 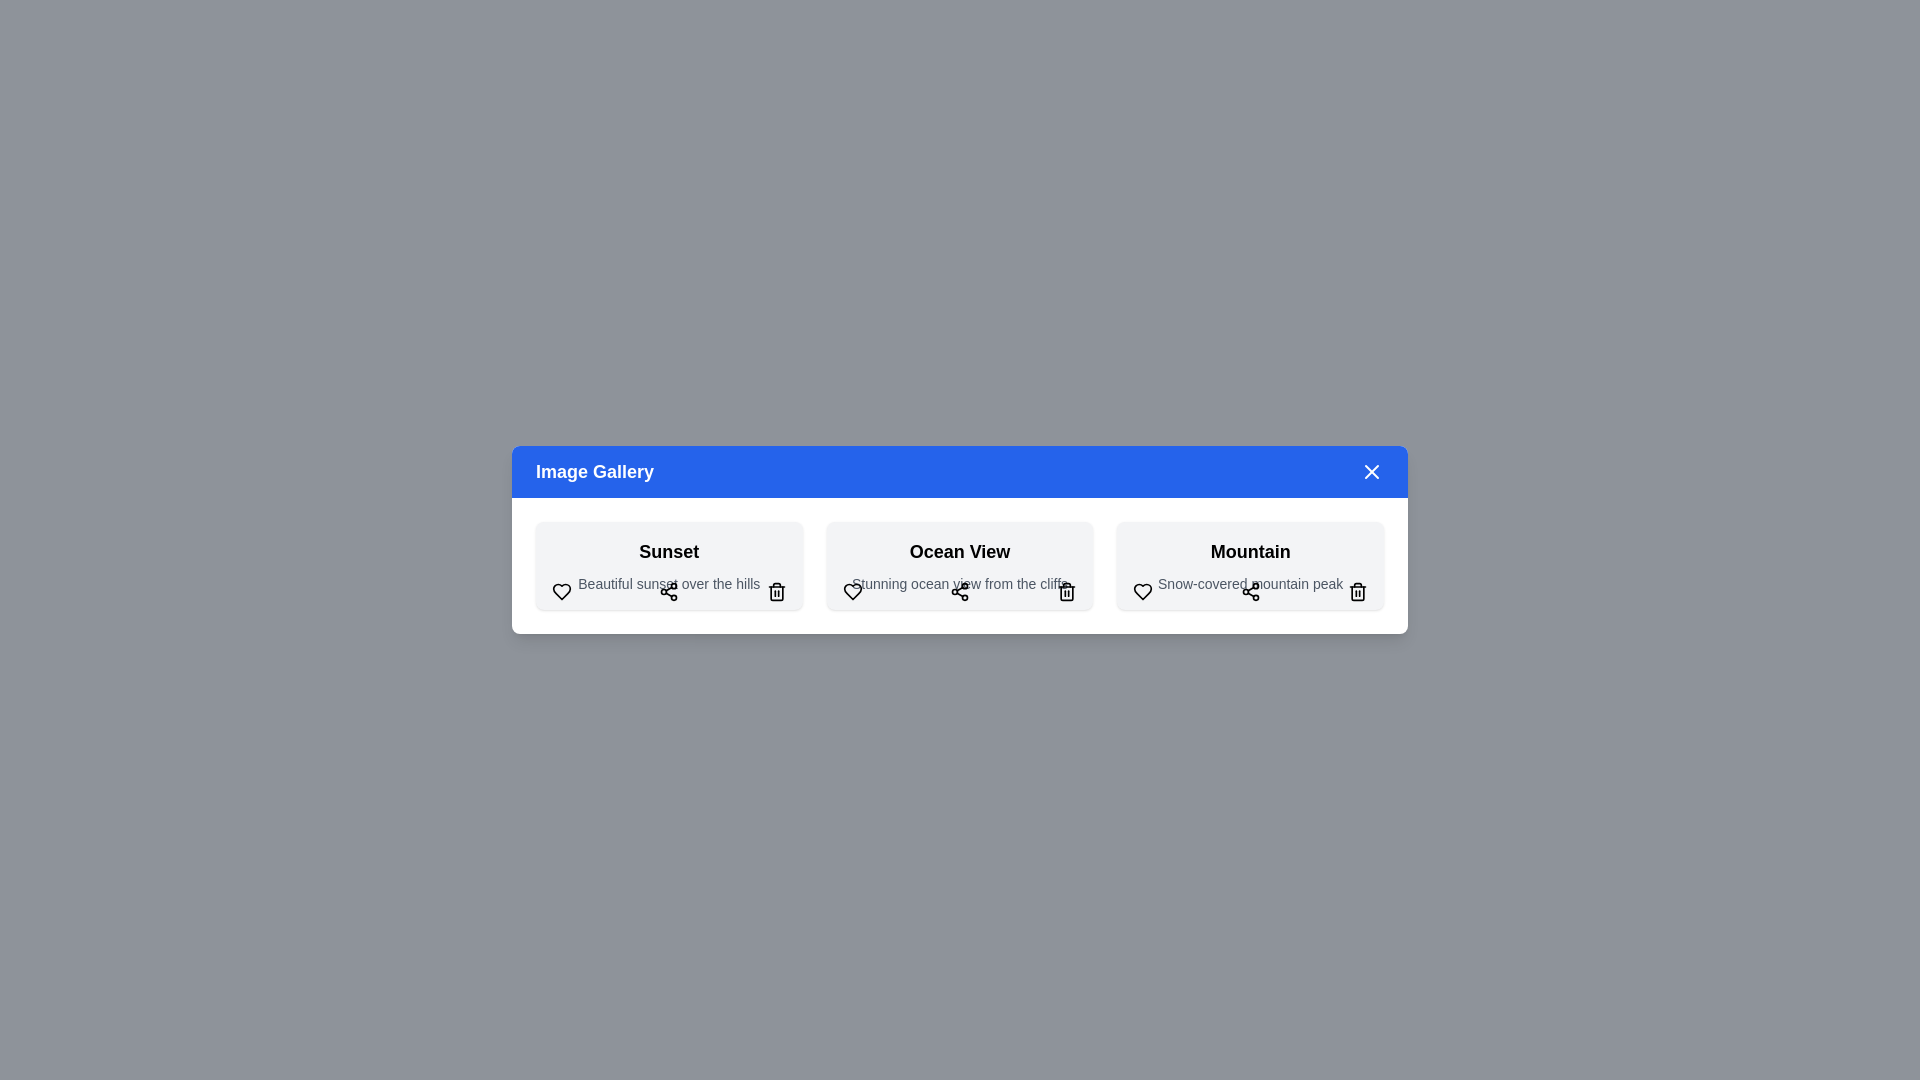 What do you see at coordinates (560, 590) in the screenshot?
I see `heart button for the image titled 'Sunset' to like it` at bounding box center [560, 590].